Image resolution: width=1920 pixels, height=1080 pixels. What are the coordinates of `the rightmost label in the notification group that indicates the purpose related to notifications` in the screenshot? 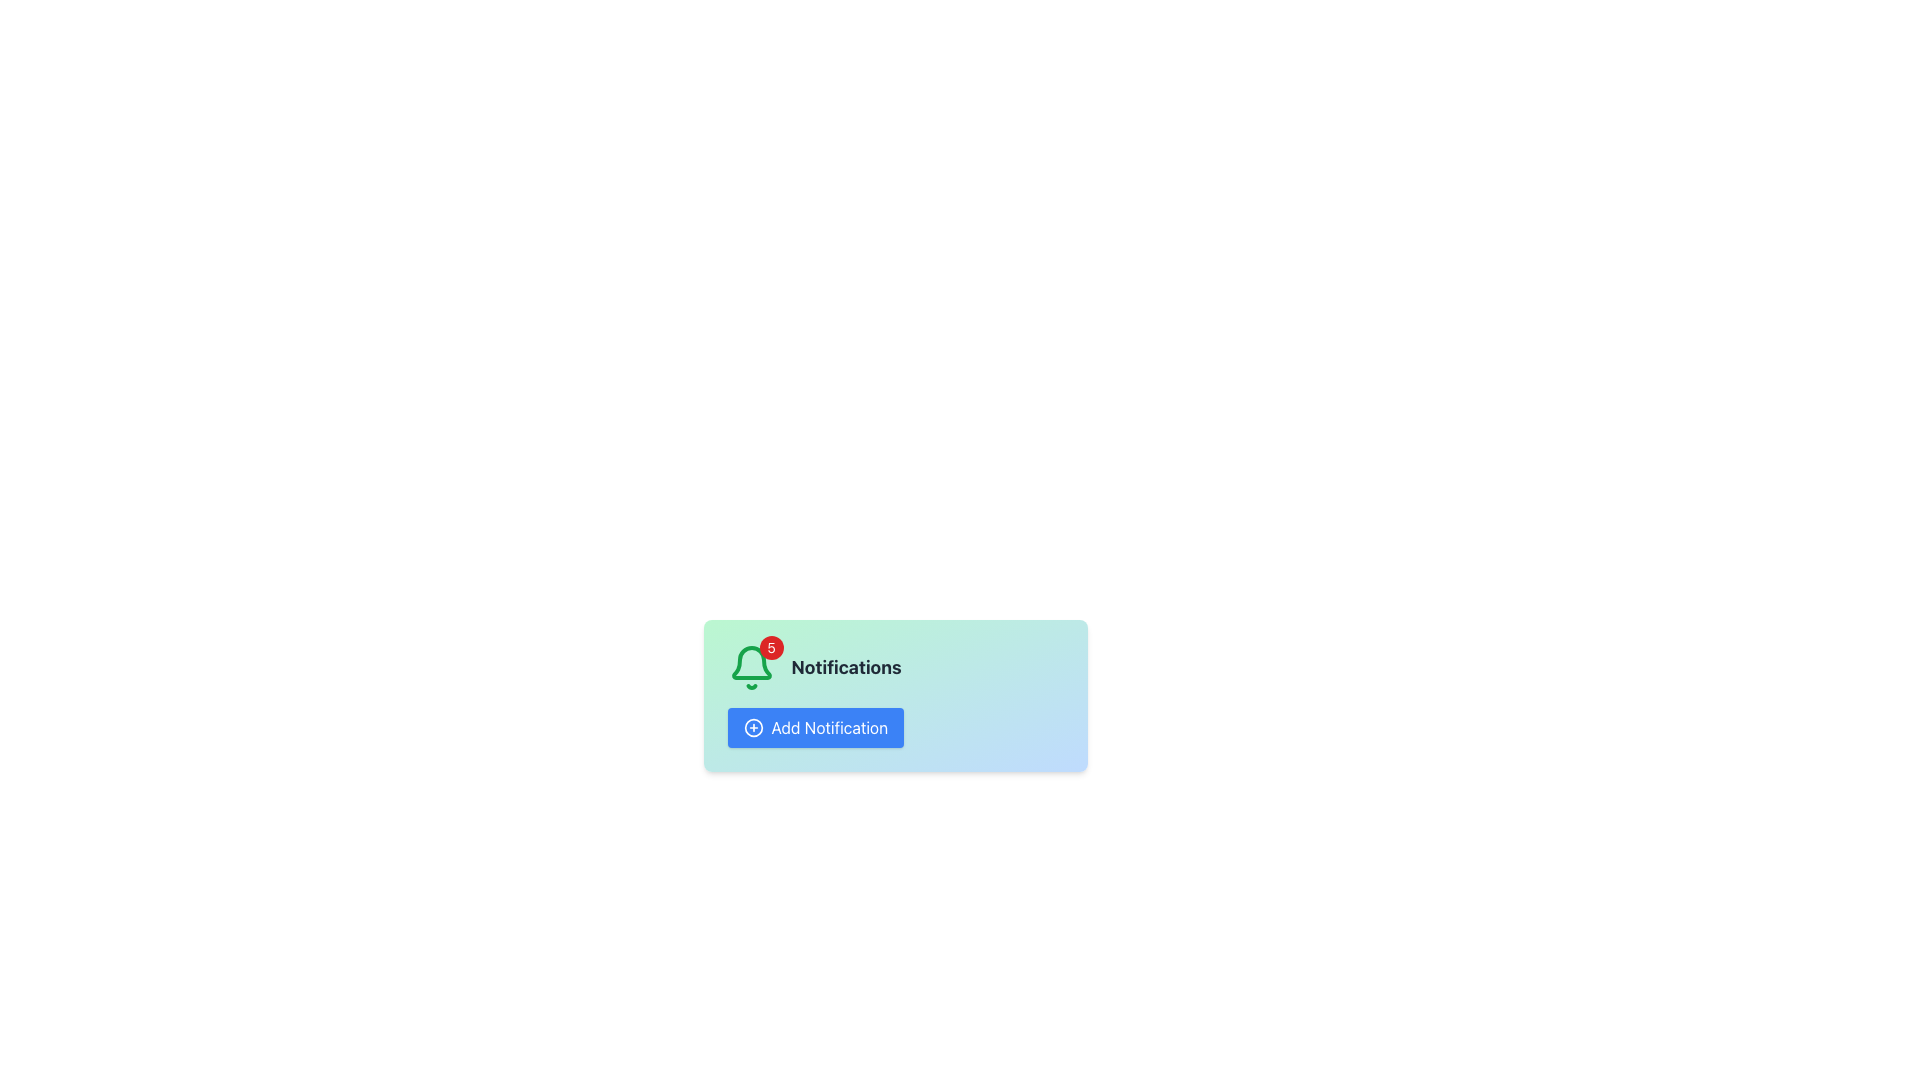 It's located at (846, 667).